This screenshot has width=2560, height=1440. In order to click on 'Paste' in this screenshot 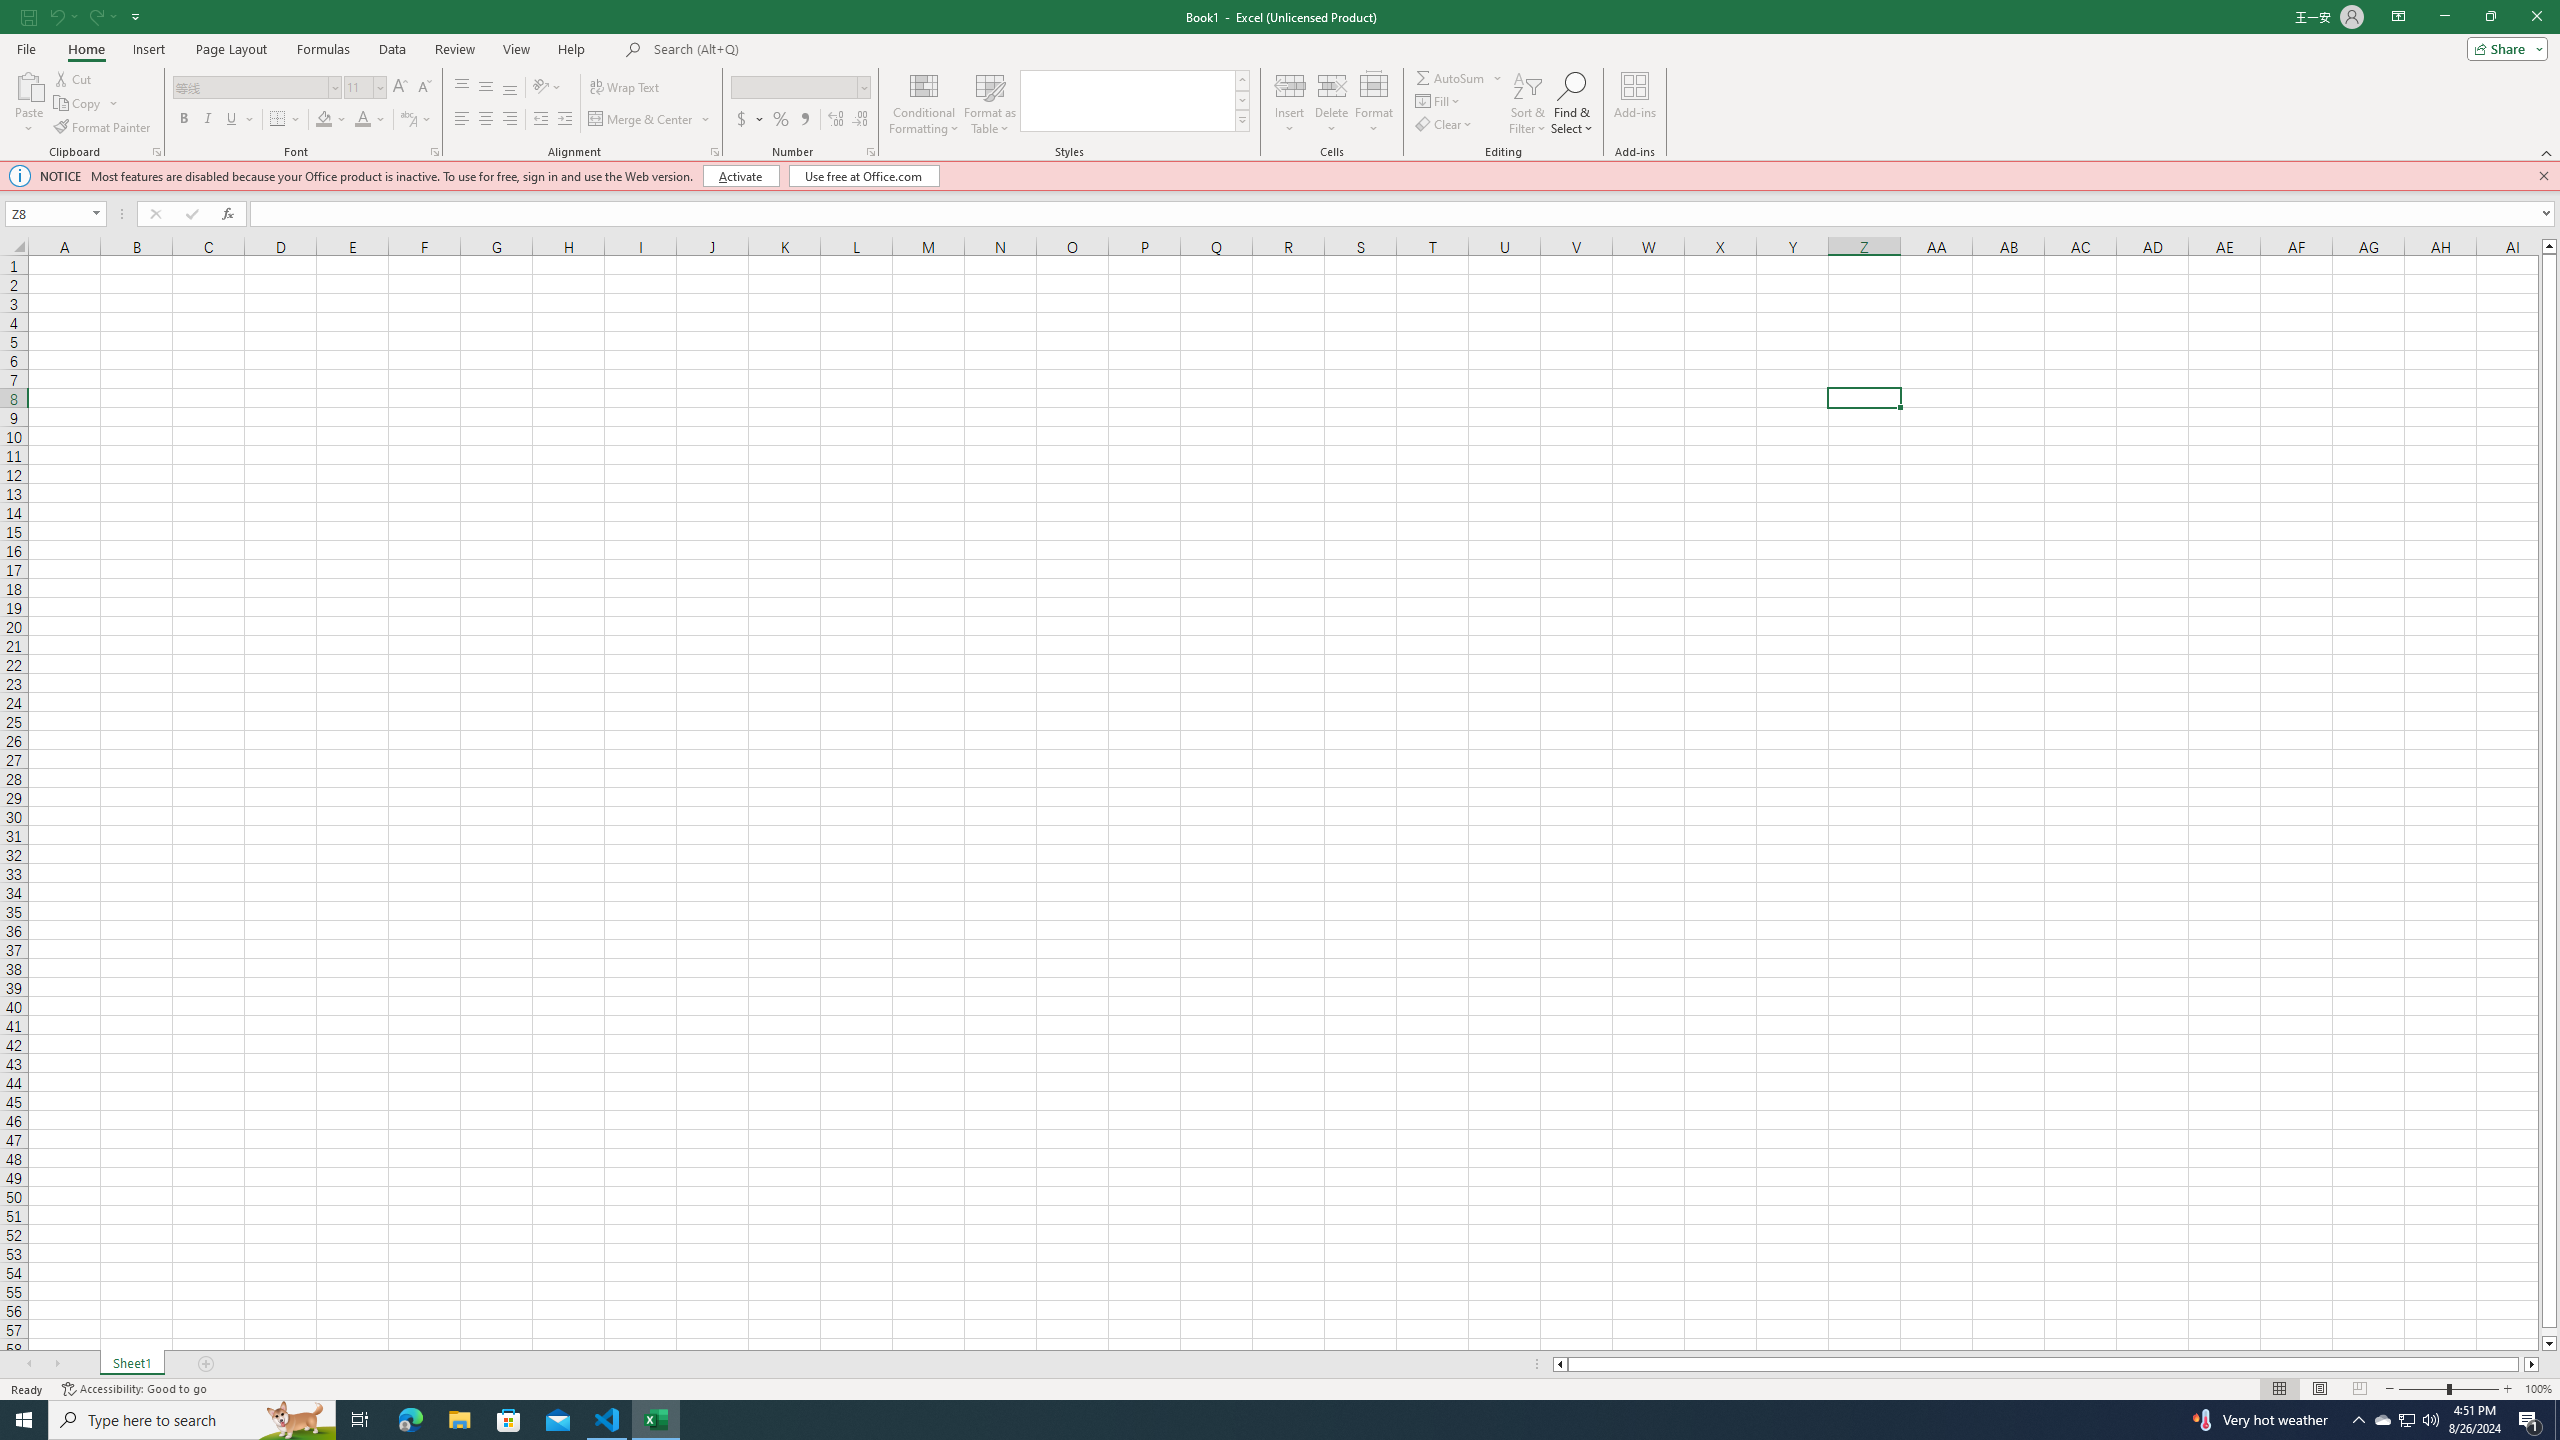, I will do `click(28, 84)`.